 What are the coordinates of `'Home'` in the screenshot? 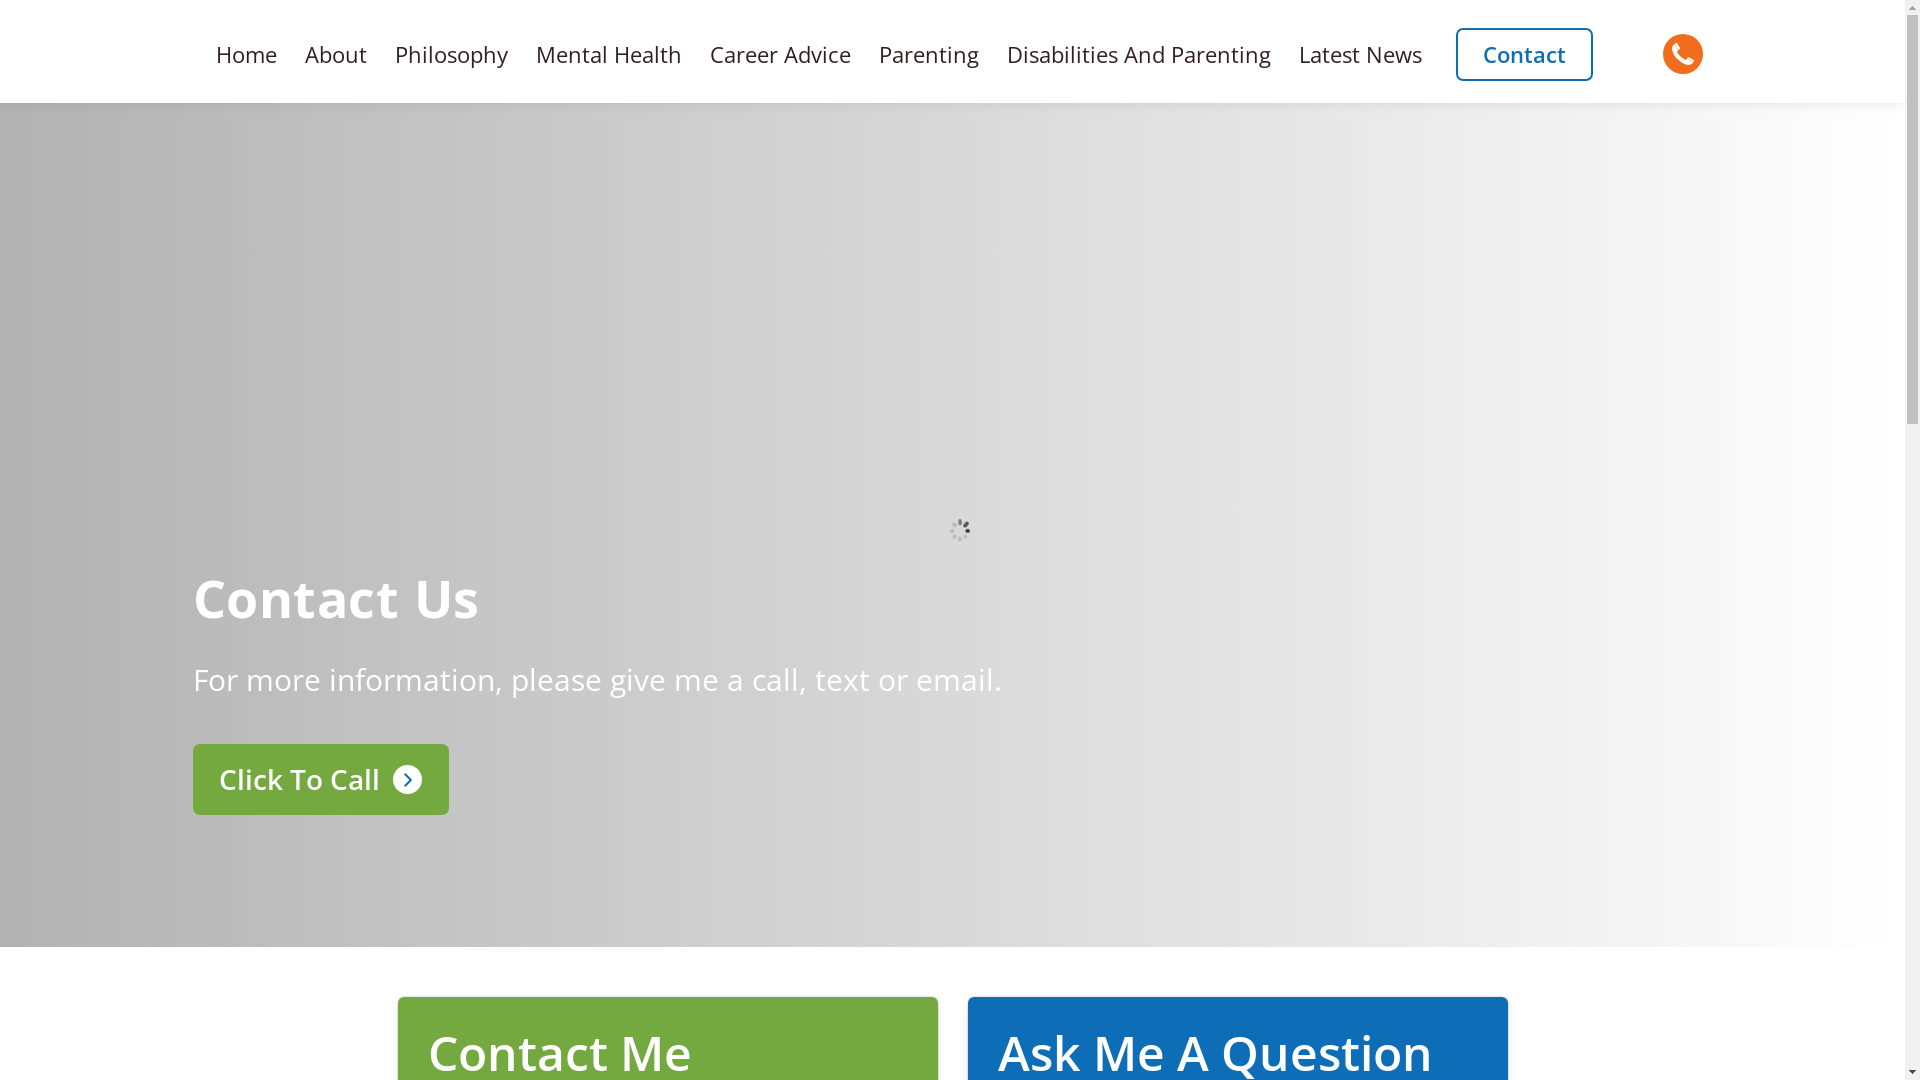 It's located at (245, 53).